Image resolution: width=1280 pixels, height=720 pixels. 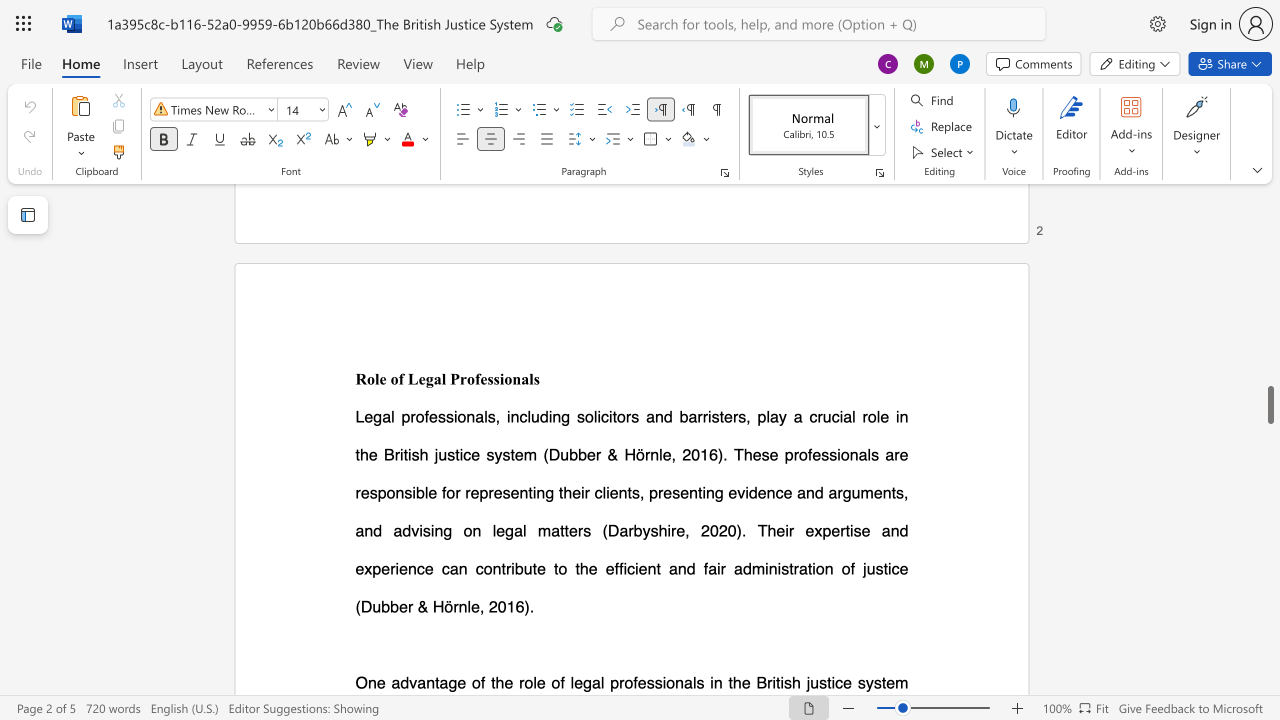 I want to click on the scrollbar on the right to move the page upward, so click(x=1269, y=258).